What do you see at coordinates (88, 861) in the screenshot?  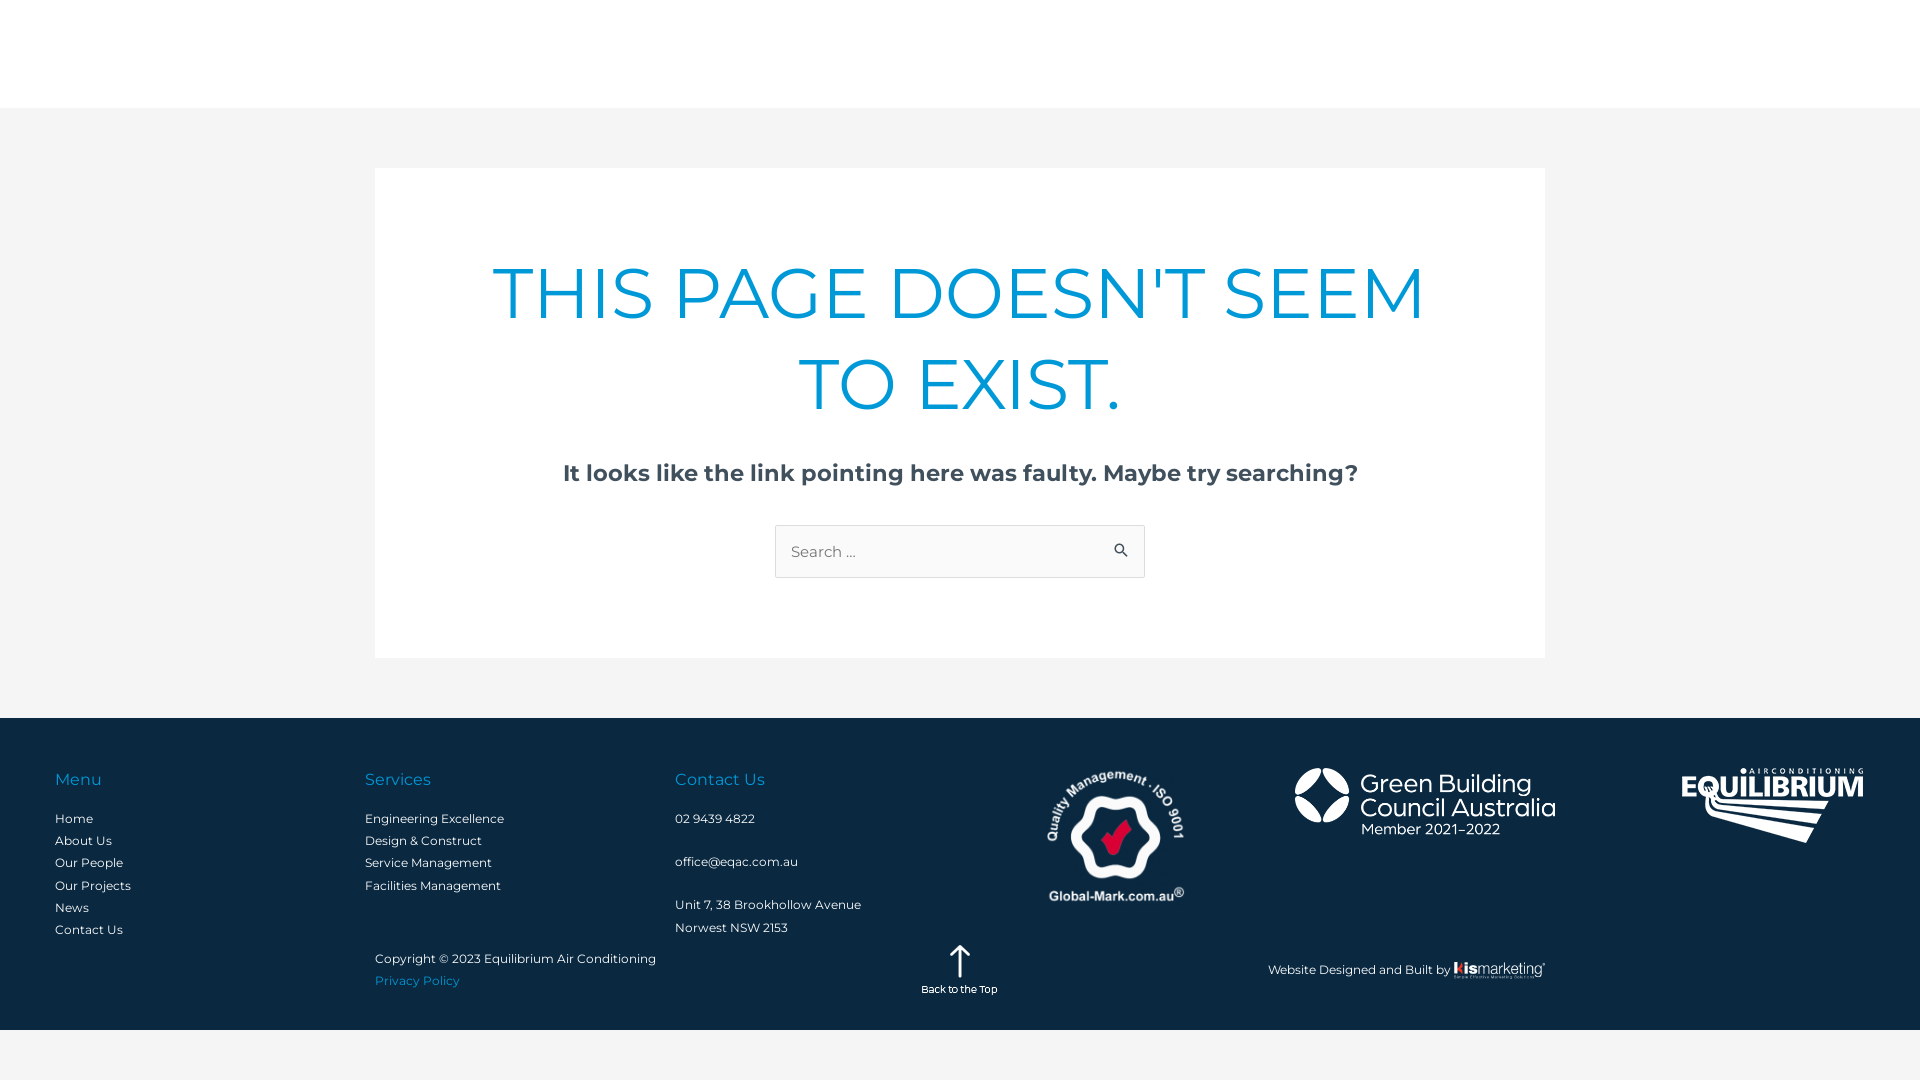 I see `'Our People'` at bounding box center [88, 861].